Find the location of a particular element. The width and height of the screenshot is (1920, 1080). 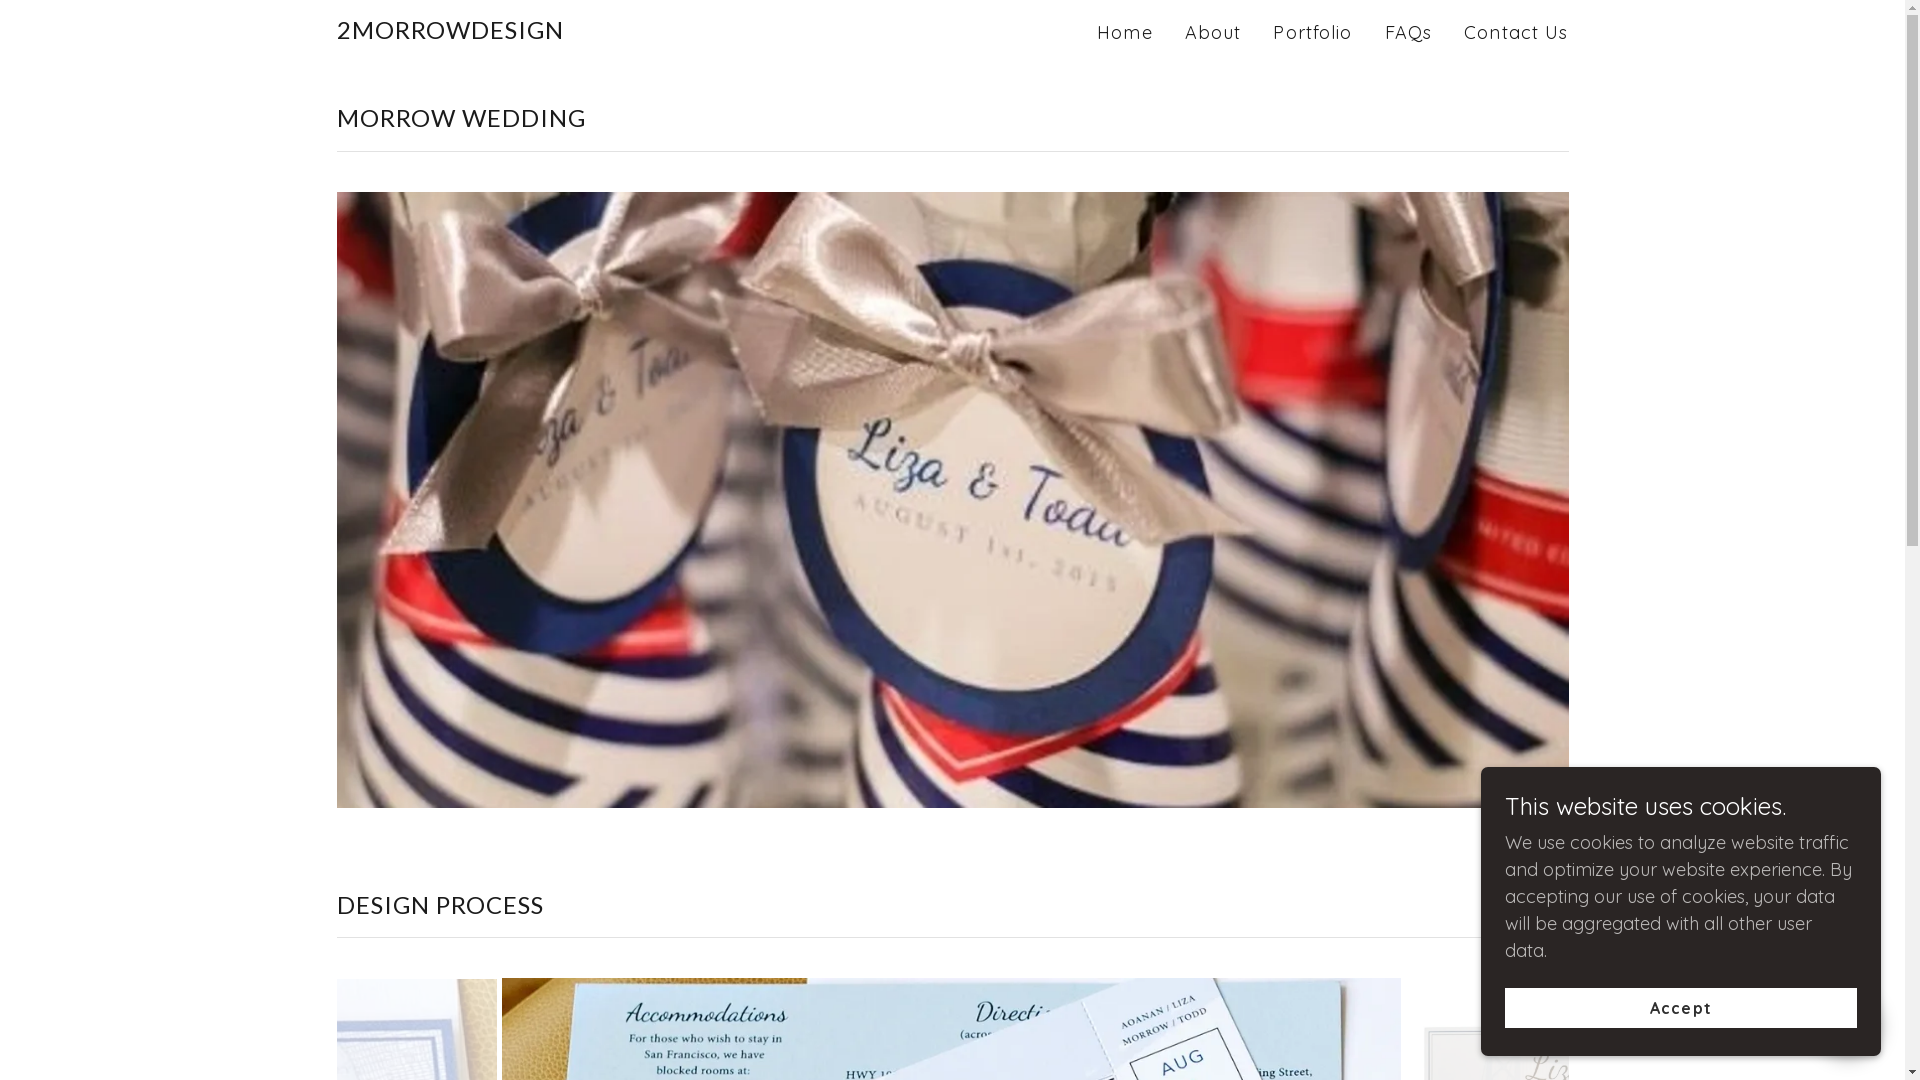

'Home' is located at coordinates (1089, 33).